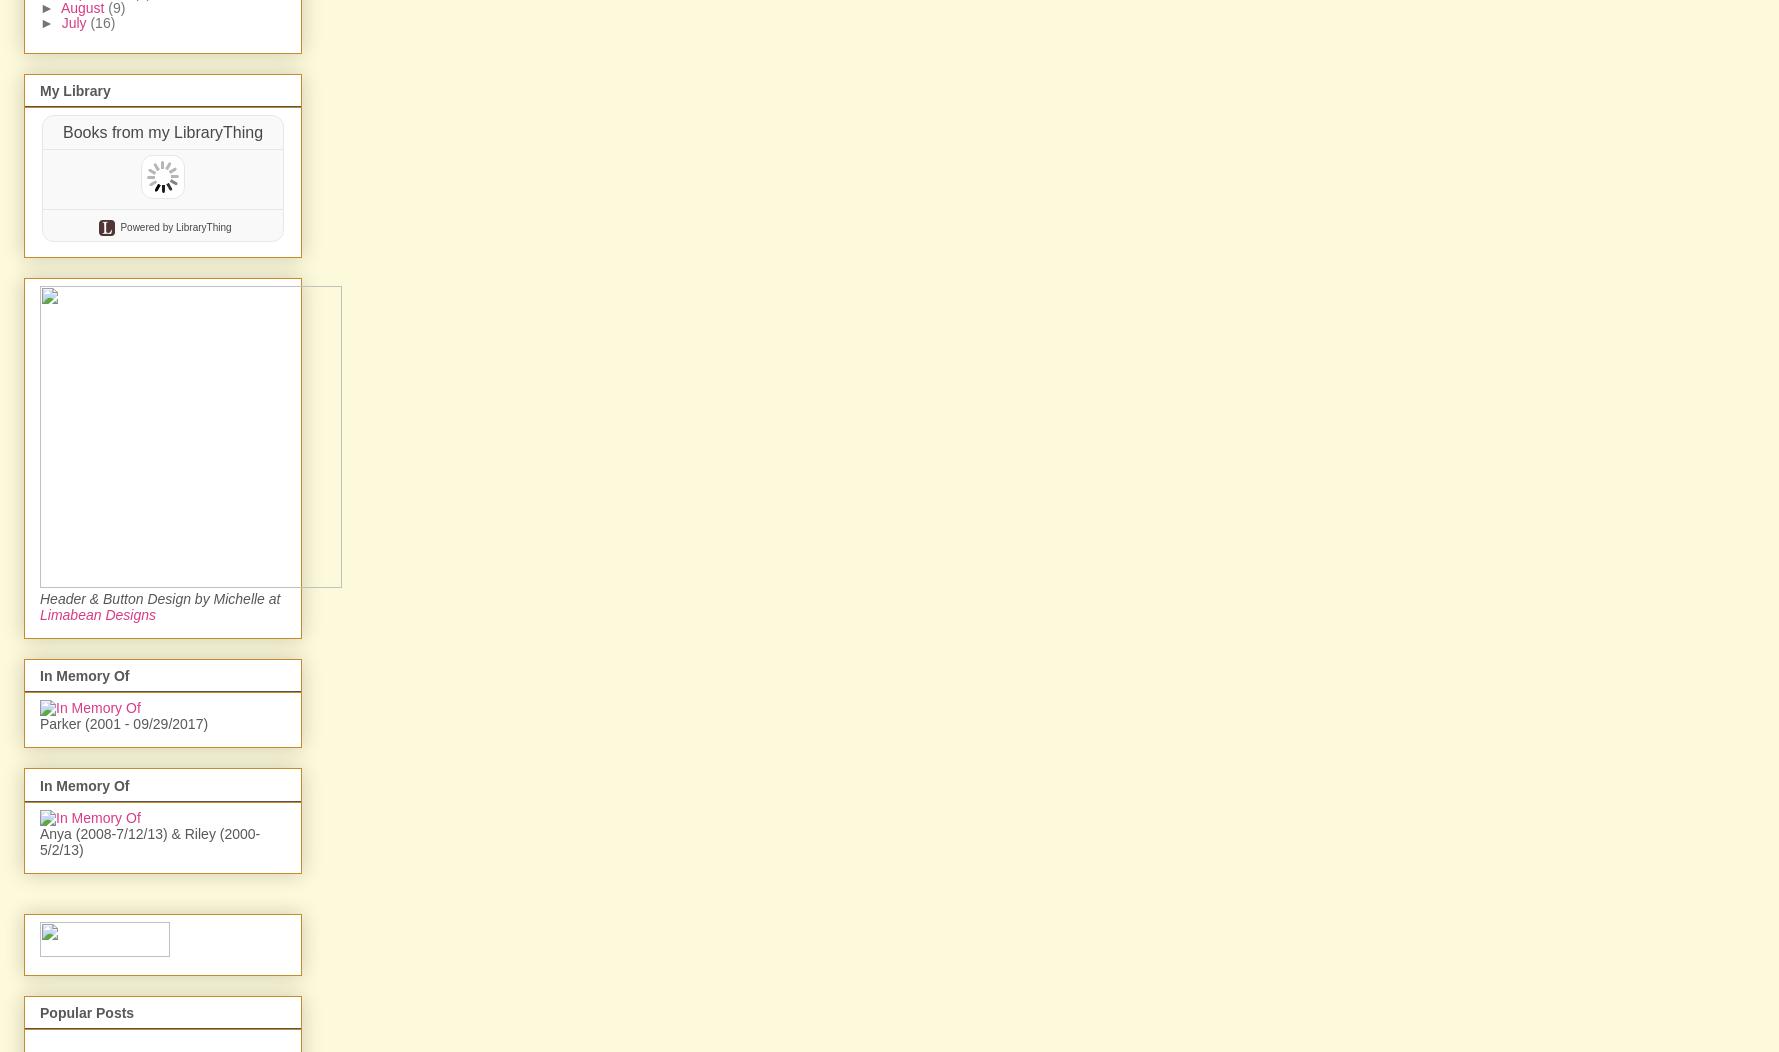 The height and width of the screenshot is (1052, 1779). I want to click on '(16)', so click(101, 21).